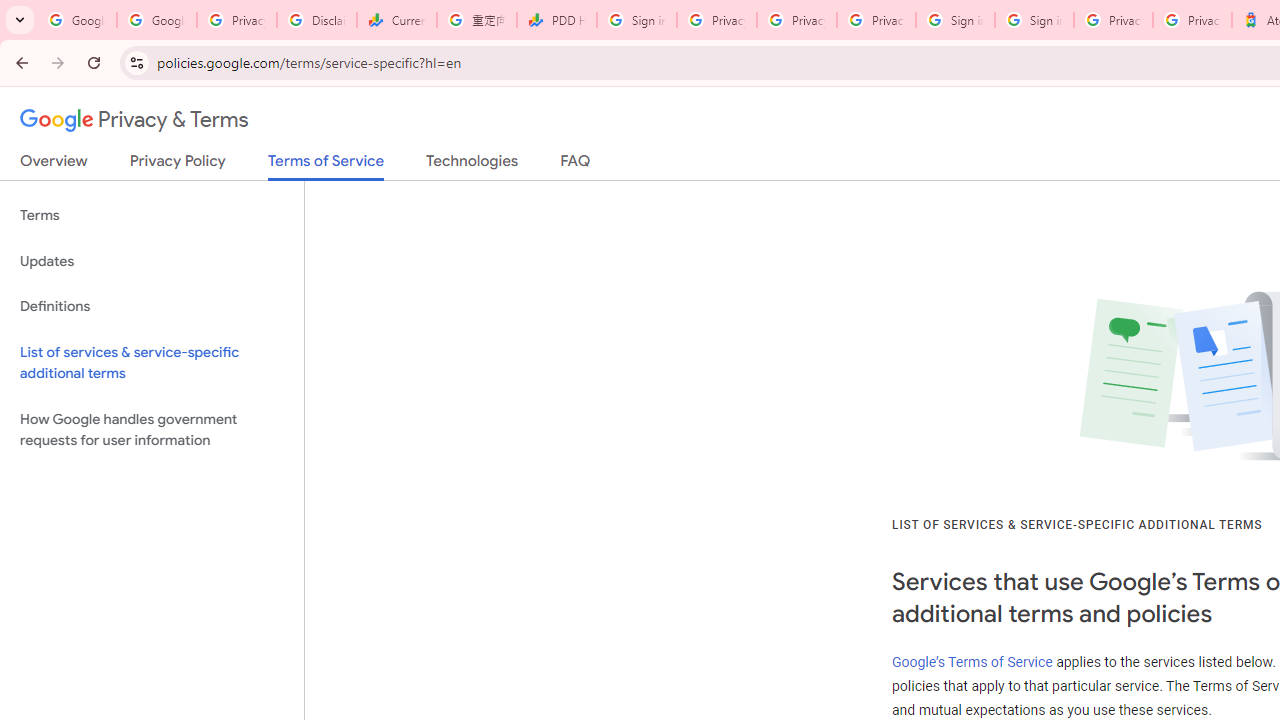 The height and width of the screenshot is (720, 1280). I want to click on 'Sign in - Google Accounts', so click(954, 20).